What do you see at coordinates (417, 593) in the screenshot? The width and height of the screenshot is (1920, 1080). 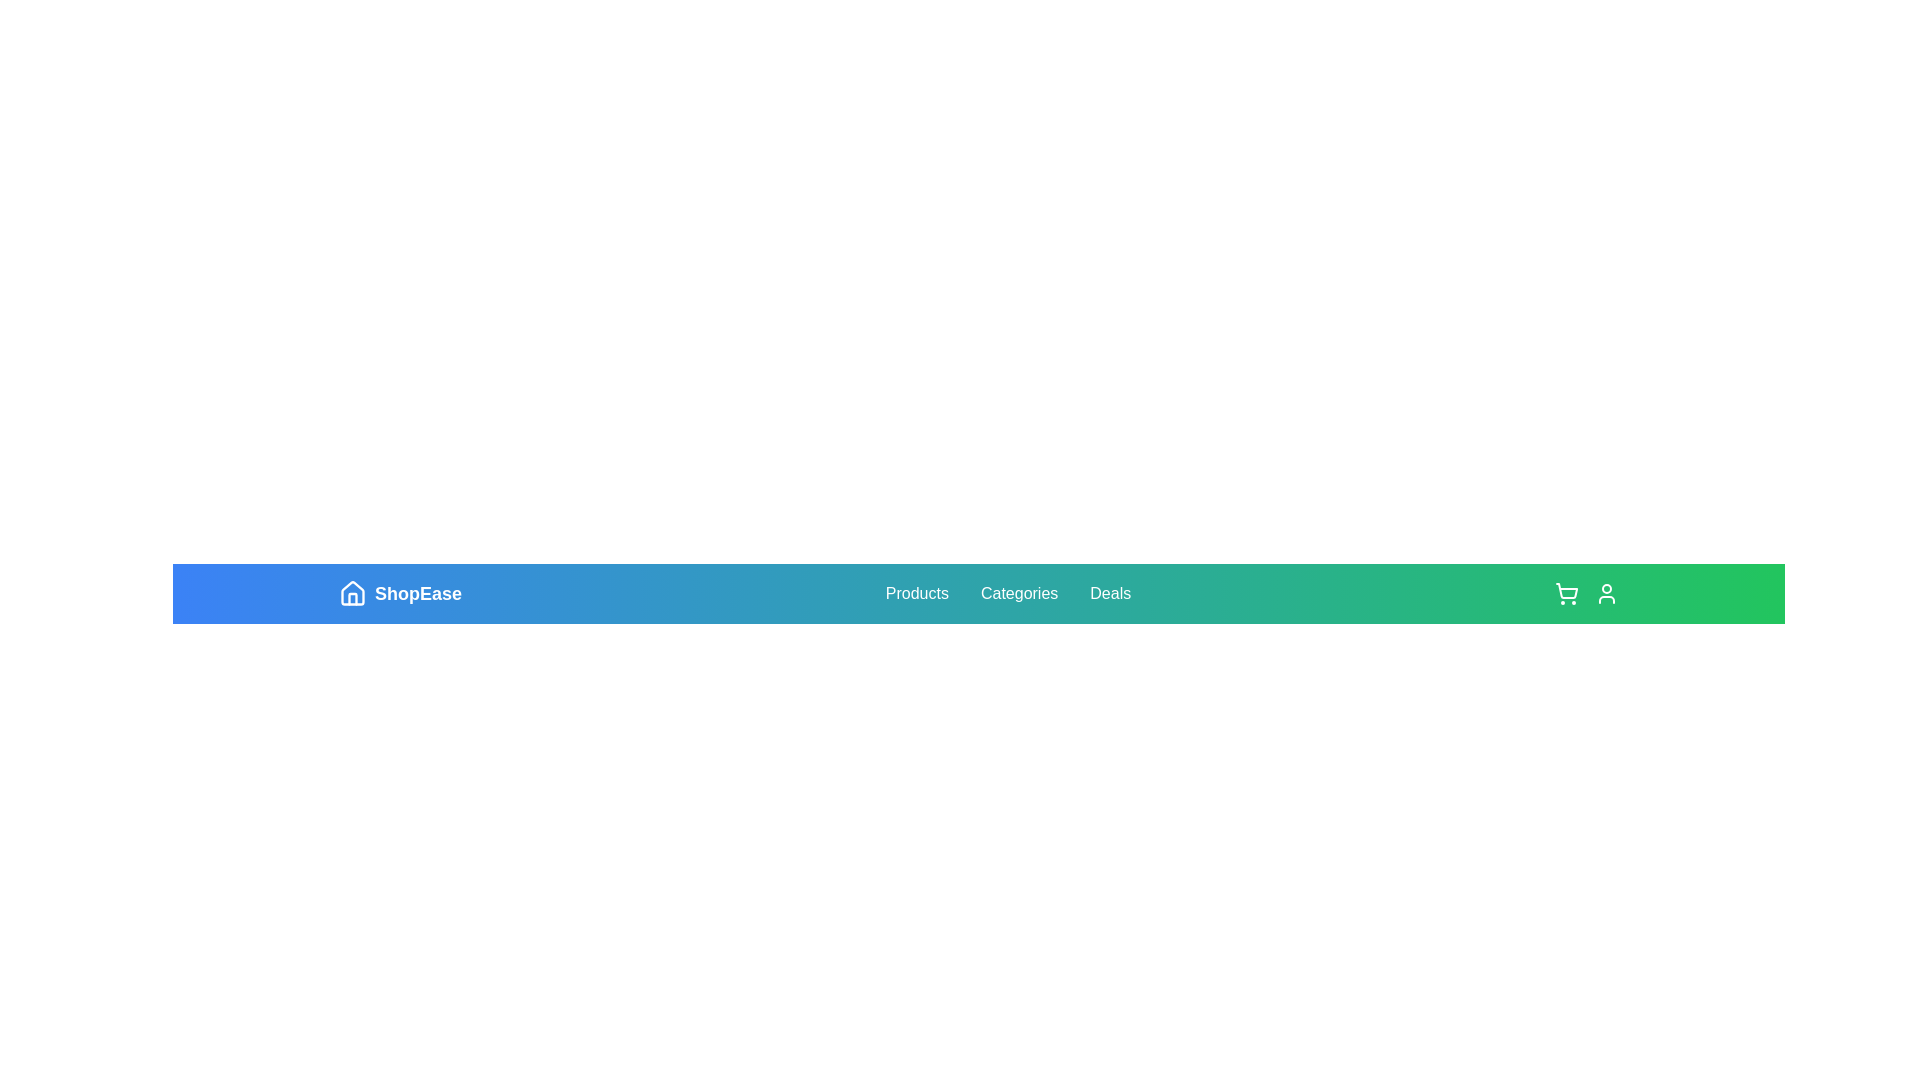 I see `the 'ShopEase' text label in the navigation bar, which has a blue background and is positioned next to a house icon` at bounding box center [417, 593].